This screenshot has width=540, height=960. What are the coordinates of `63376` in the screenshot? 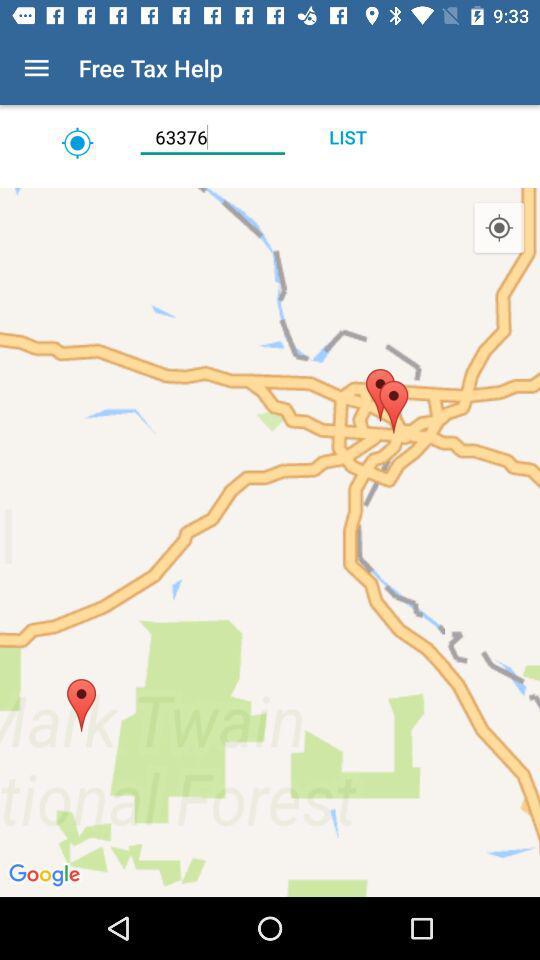 It's located at (211, 136).